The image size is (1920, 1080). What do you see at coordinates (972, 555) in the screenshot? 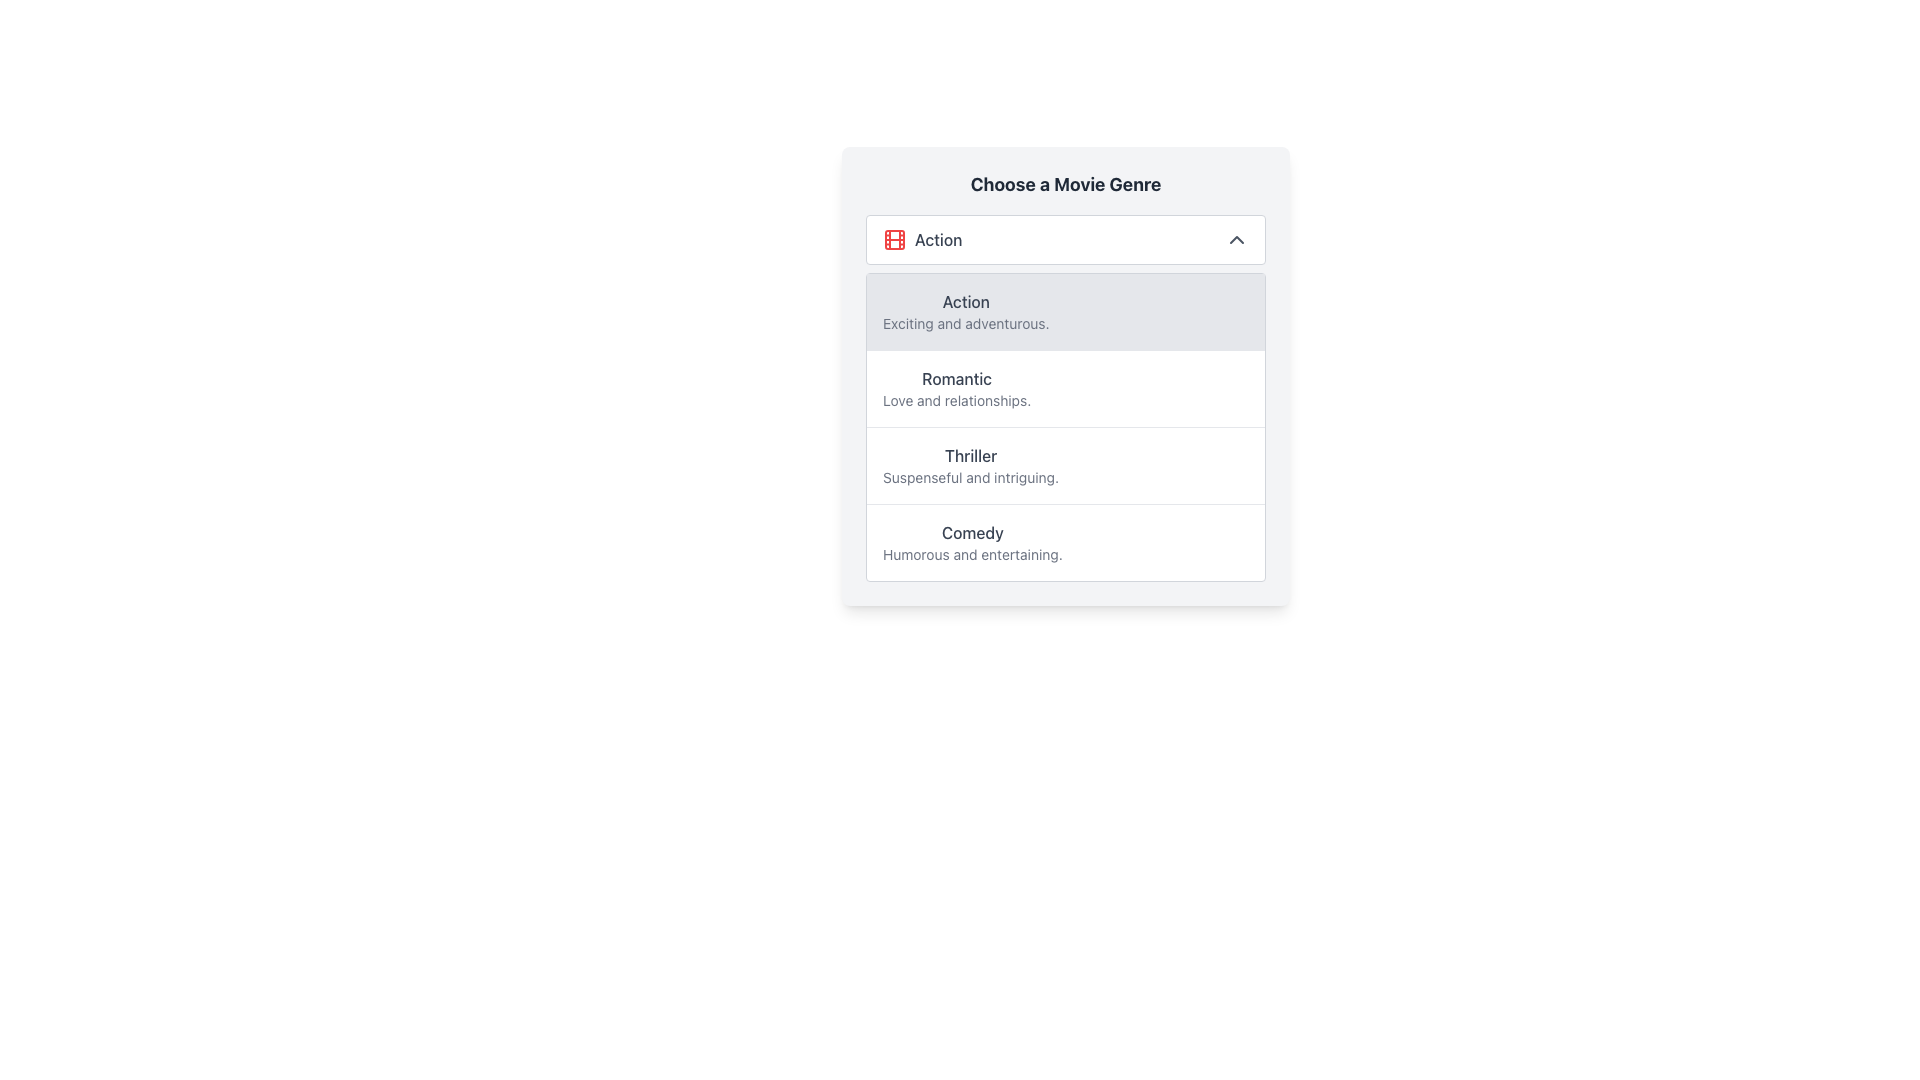
I see `the static text label saying 'Humorous and entertaining.' located beneath the 'Comedy' label in the movie genres list` at bounding box center [972, 555].